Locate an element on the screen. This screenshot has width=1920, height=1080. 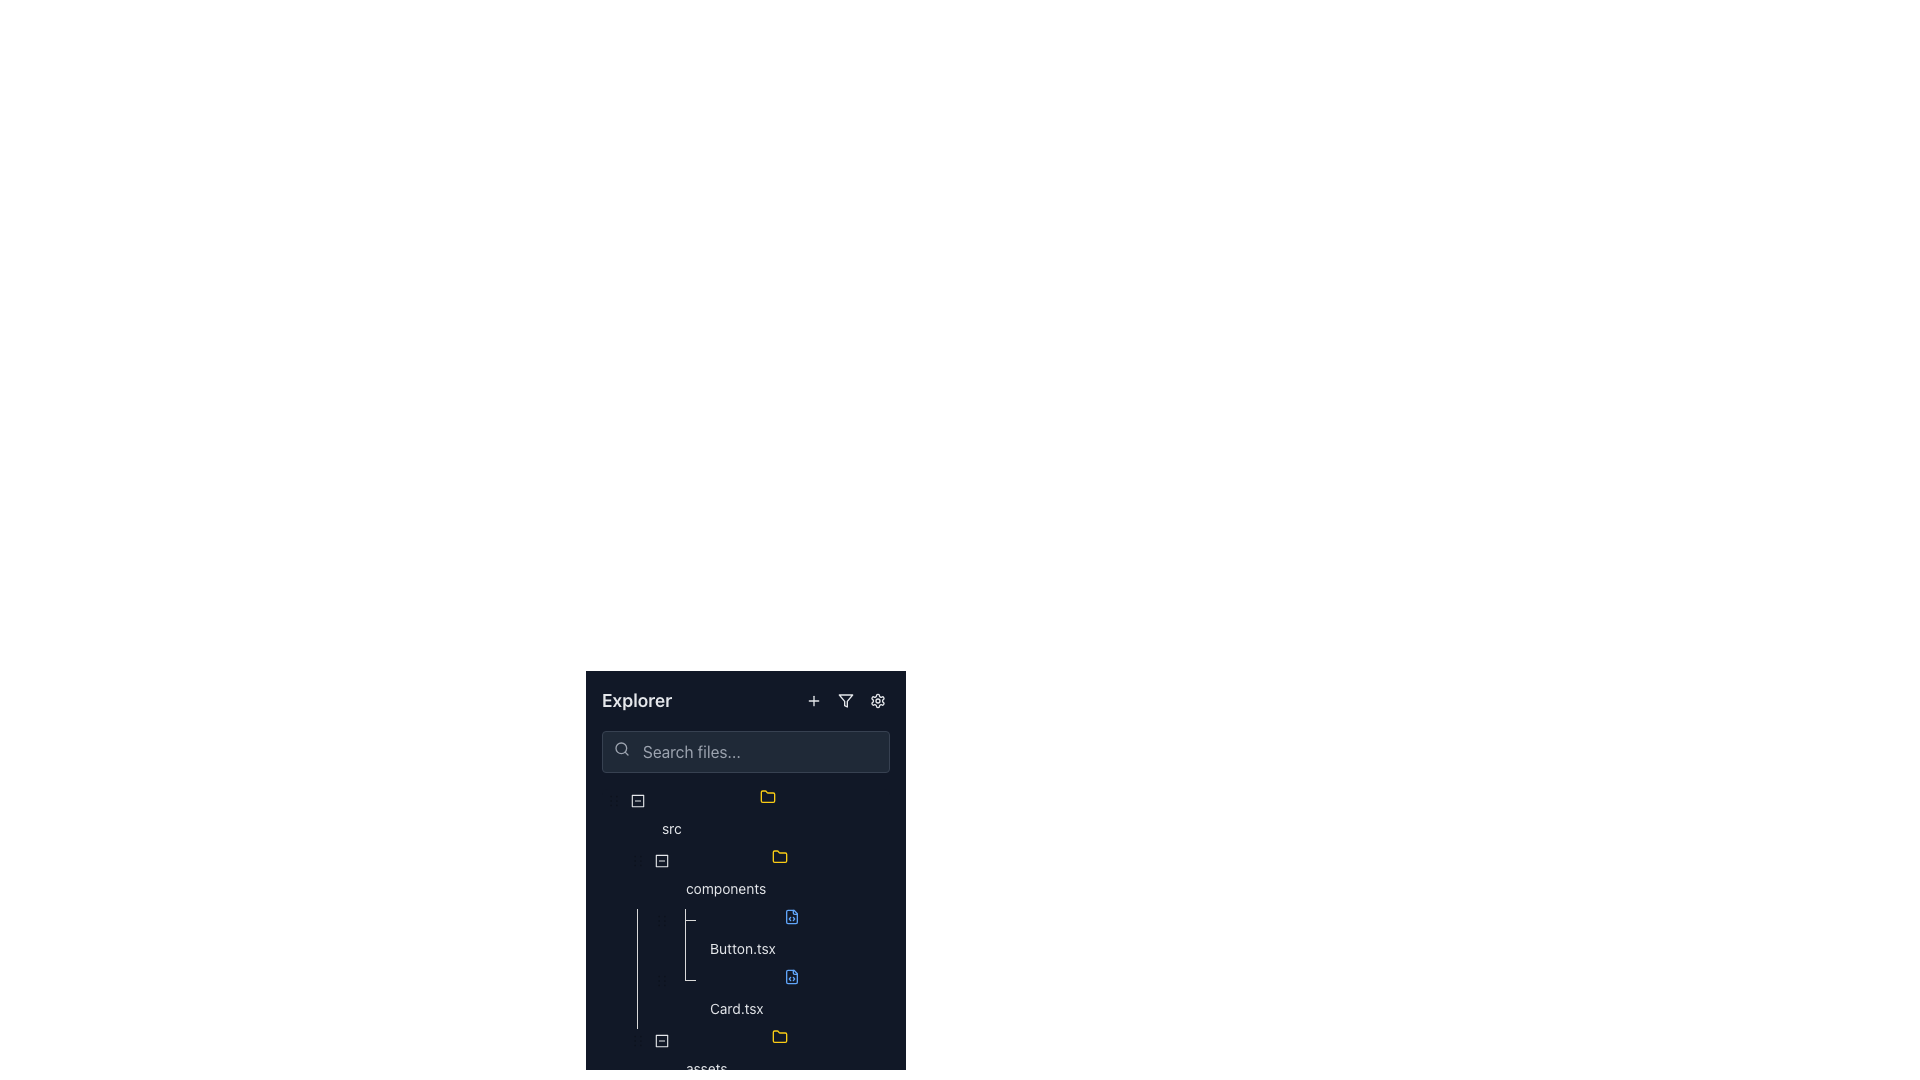
the square minus icon in the tree view UI component is located at coordinates (662, 859).